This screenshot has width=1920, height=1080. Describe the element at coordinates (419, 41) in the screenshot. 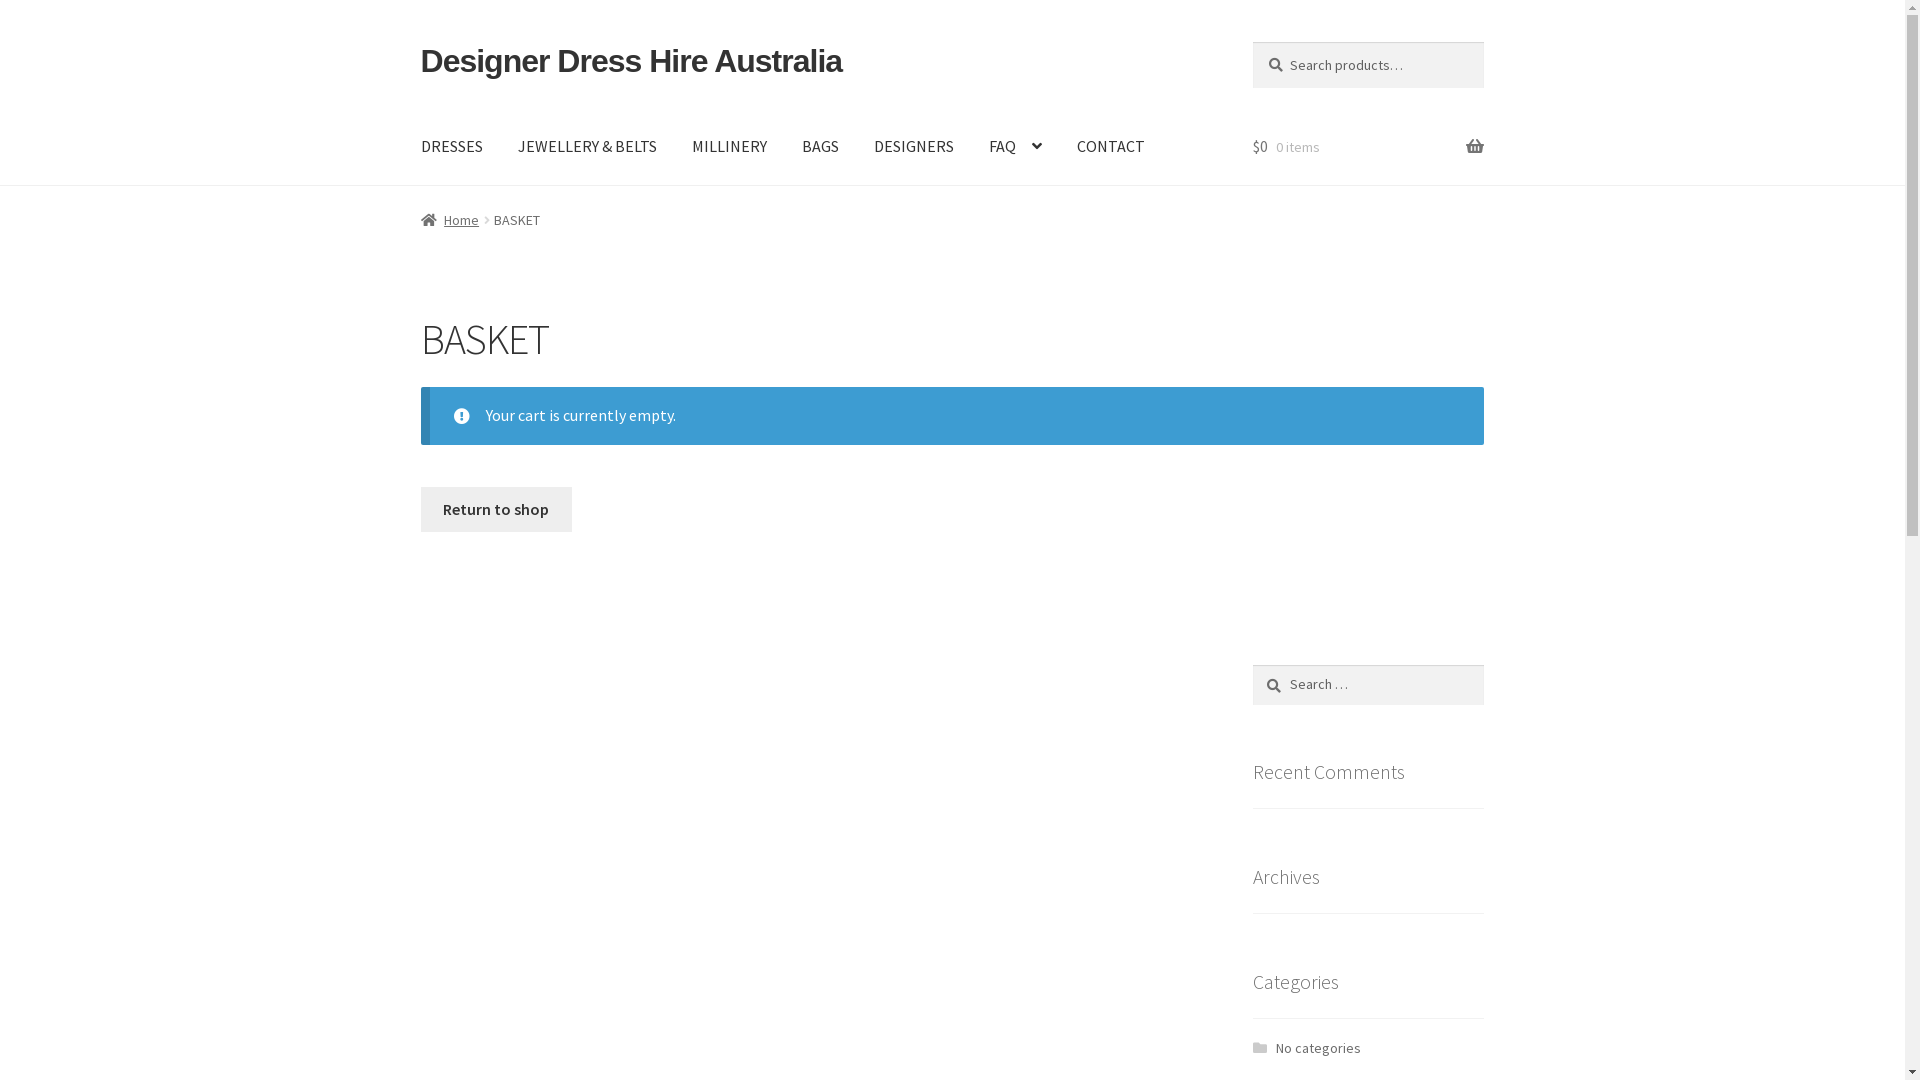

I see `'Skip to navigation'` at that location.